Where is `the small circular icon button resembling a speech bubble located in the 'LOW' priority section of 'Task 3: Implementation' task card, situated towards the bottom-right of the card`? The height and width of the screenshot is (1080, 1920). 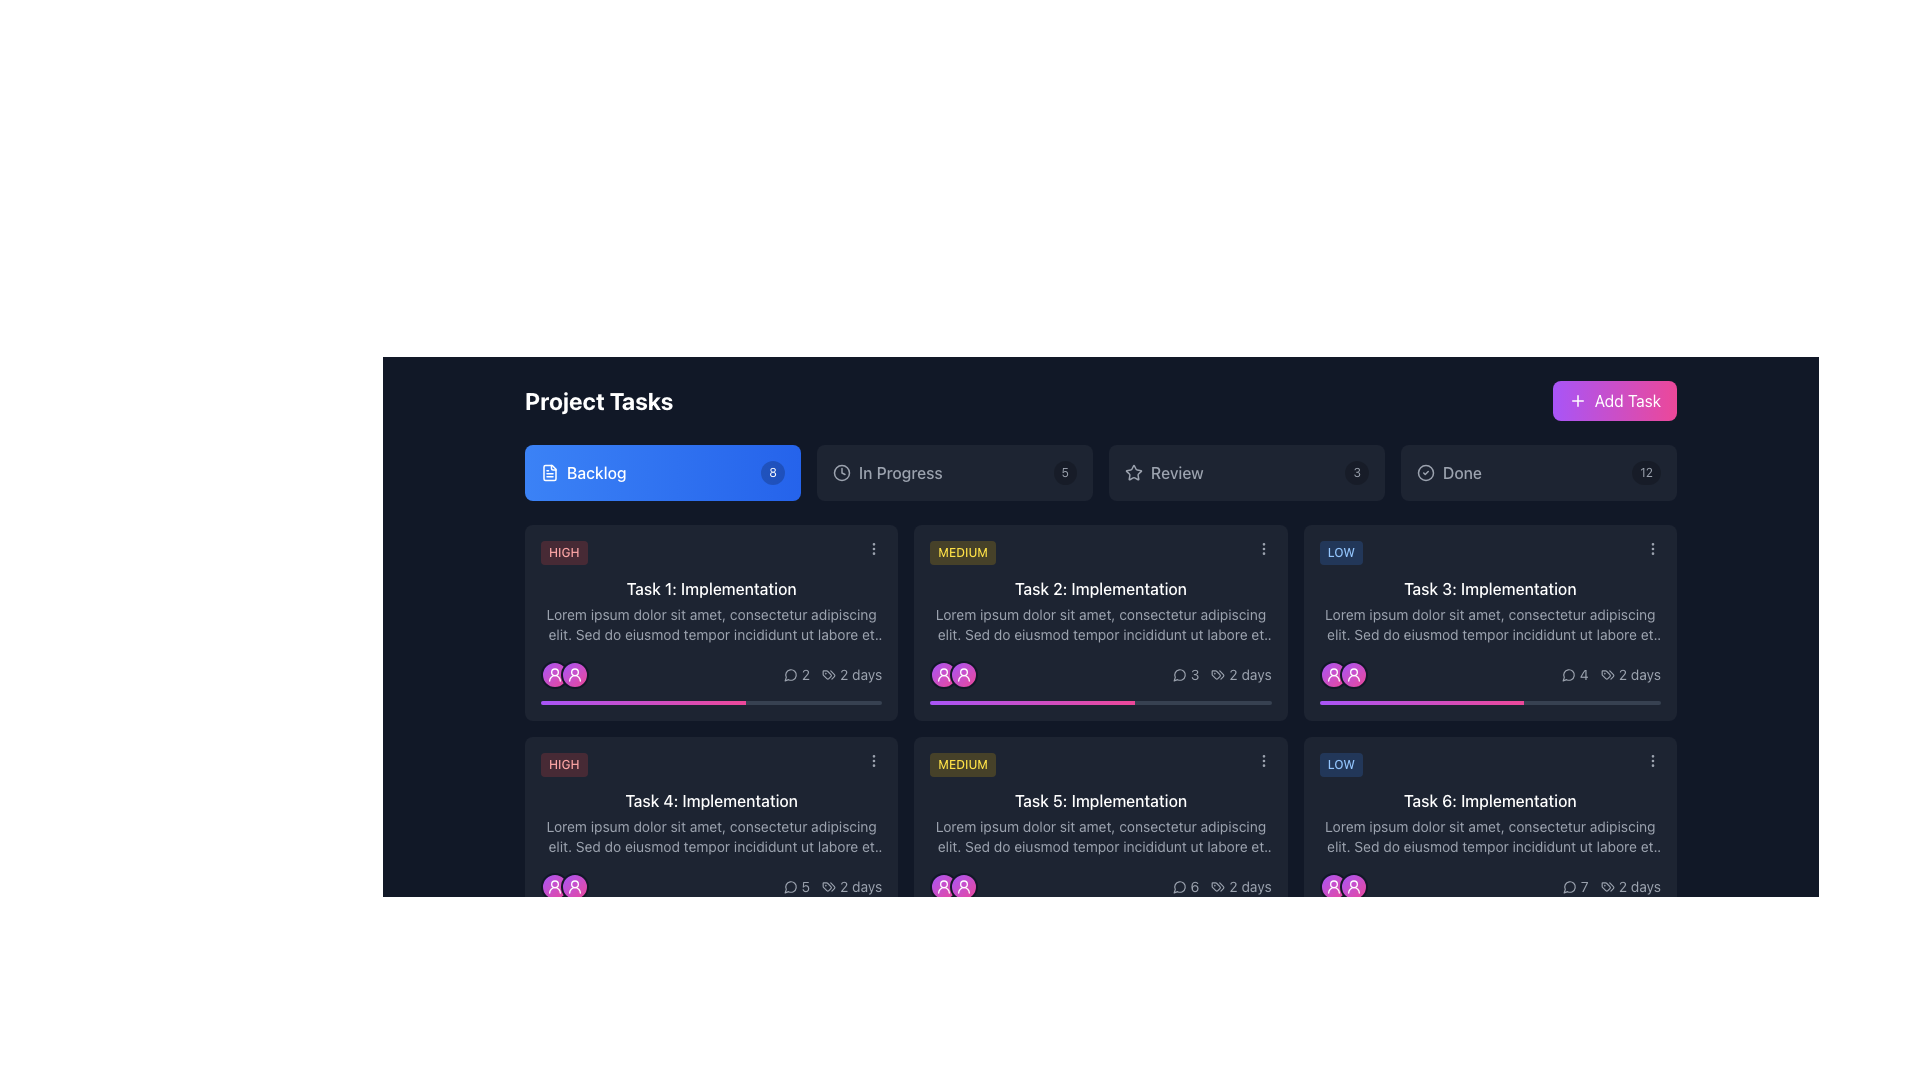
the small circular icon button resembling a speech bubble located in the 'LOW' priority section of 'Task 3: Implementation' task card, situated towards the bottom-right of the card is located at coordinates (1567, 675).